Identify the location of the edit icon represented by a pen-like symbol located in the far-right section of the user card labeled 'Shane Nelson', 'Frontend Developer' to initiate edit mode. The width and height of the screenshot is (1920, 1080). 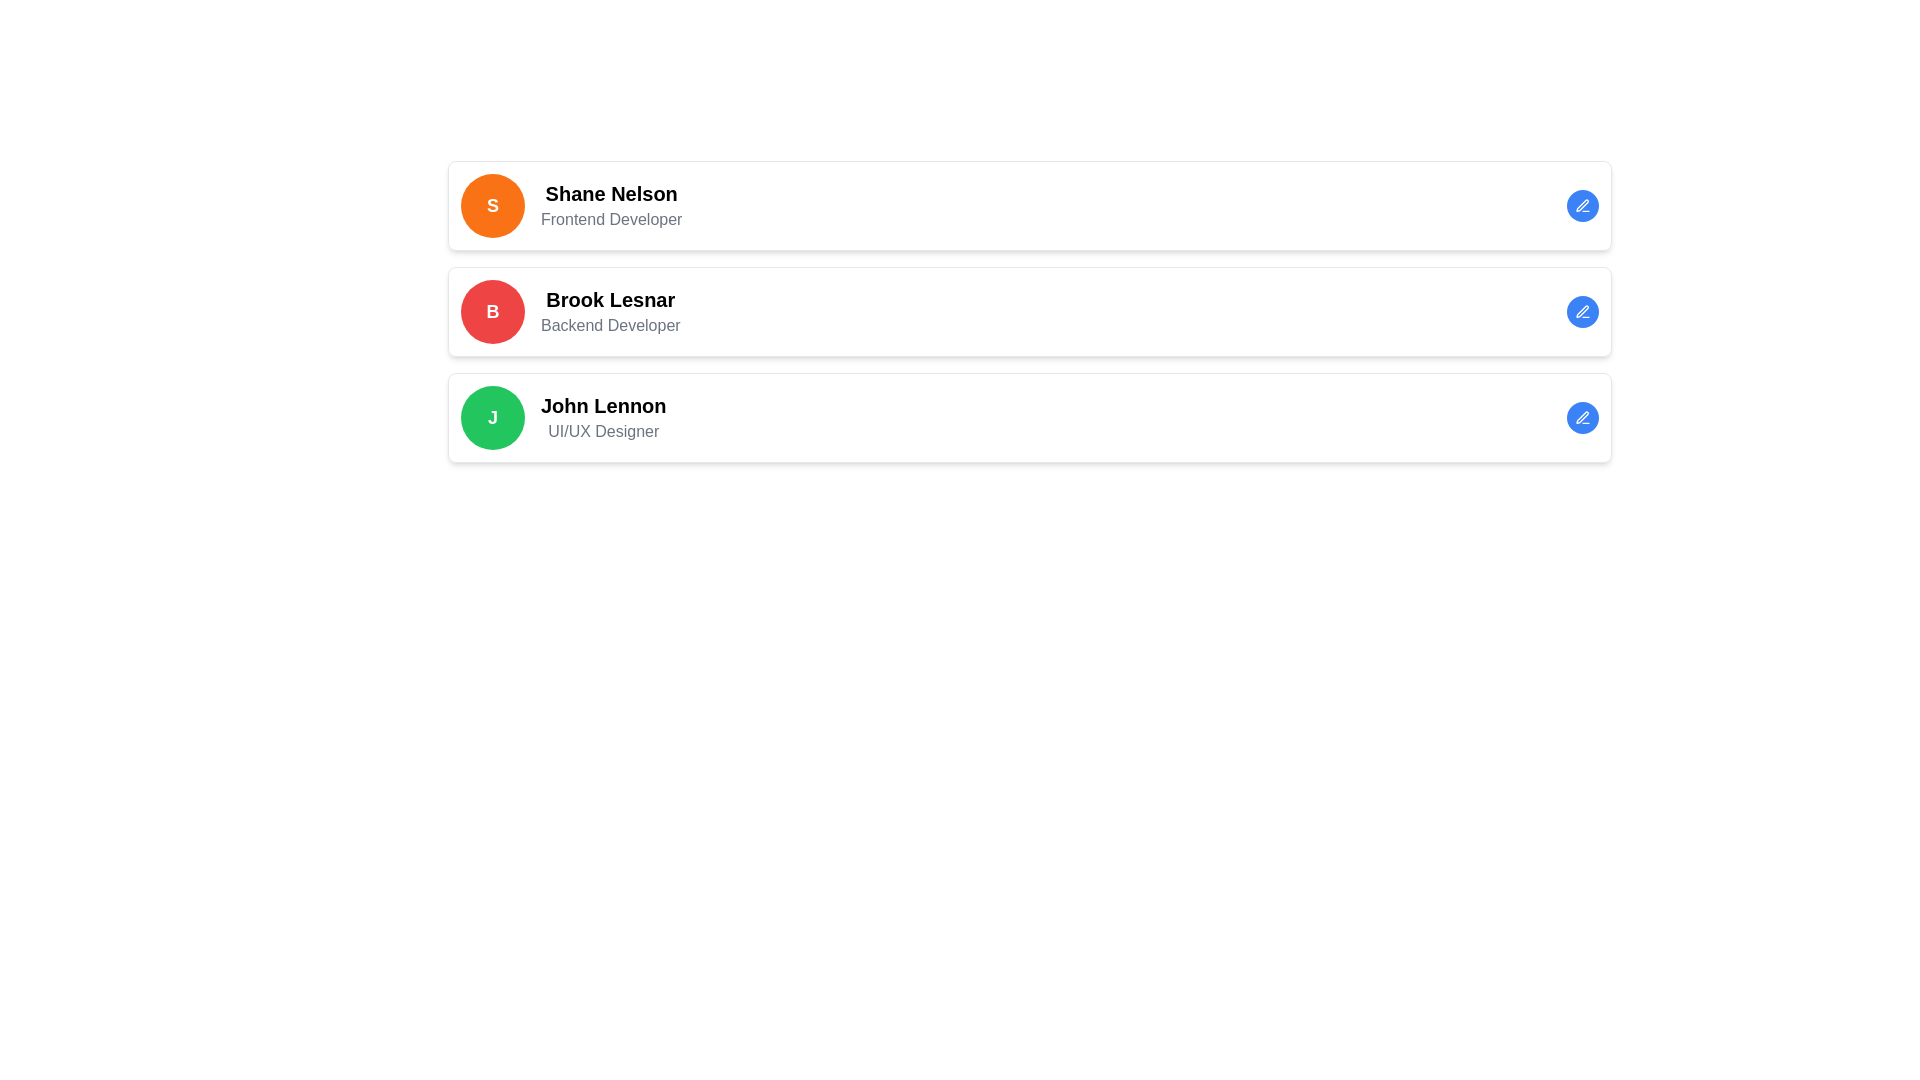
(1581, 205).